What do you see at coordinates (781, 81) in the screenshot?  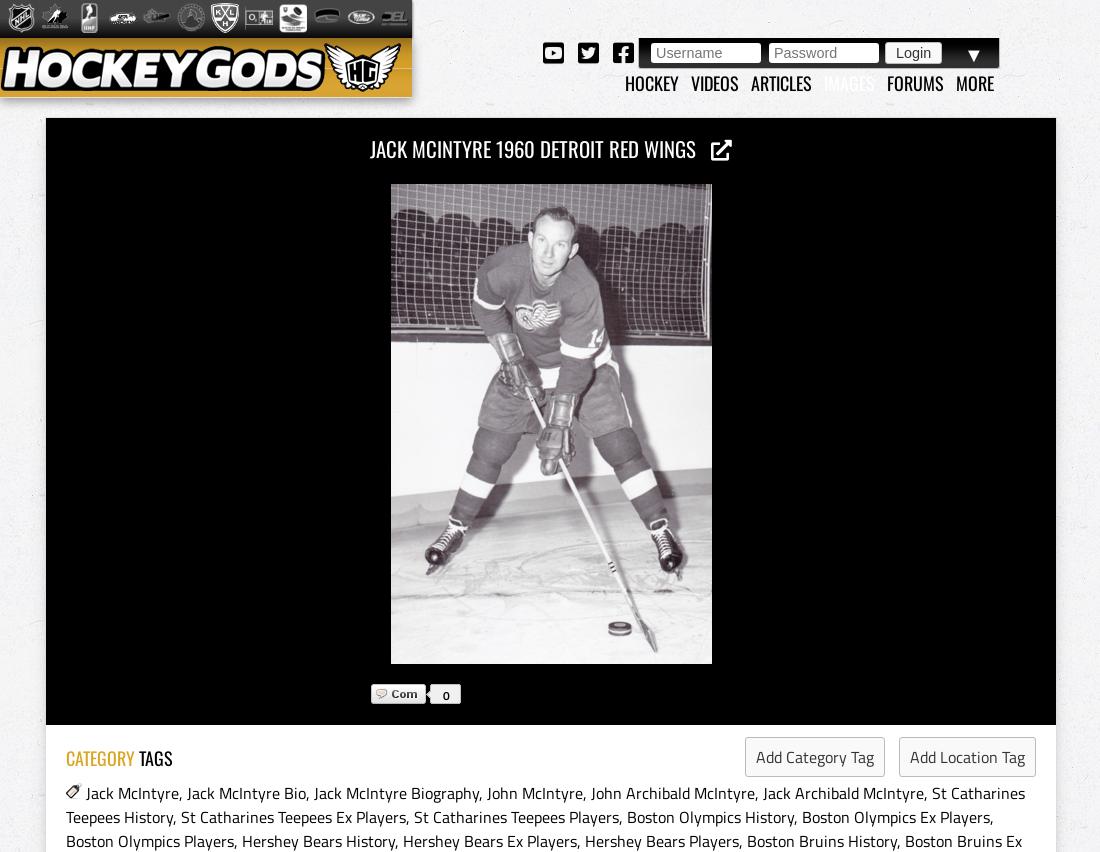 I see `'Articles'` at bounding box center [781, 81].